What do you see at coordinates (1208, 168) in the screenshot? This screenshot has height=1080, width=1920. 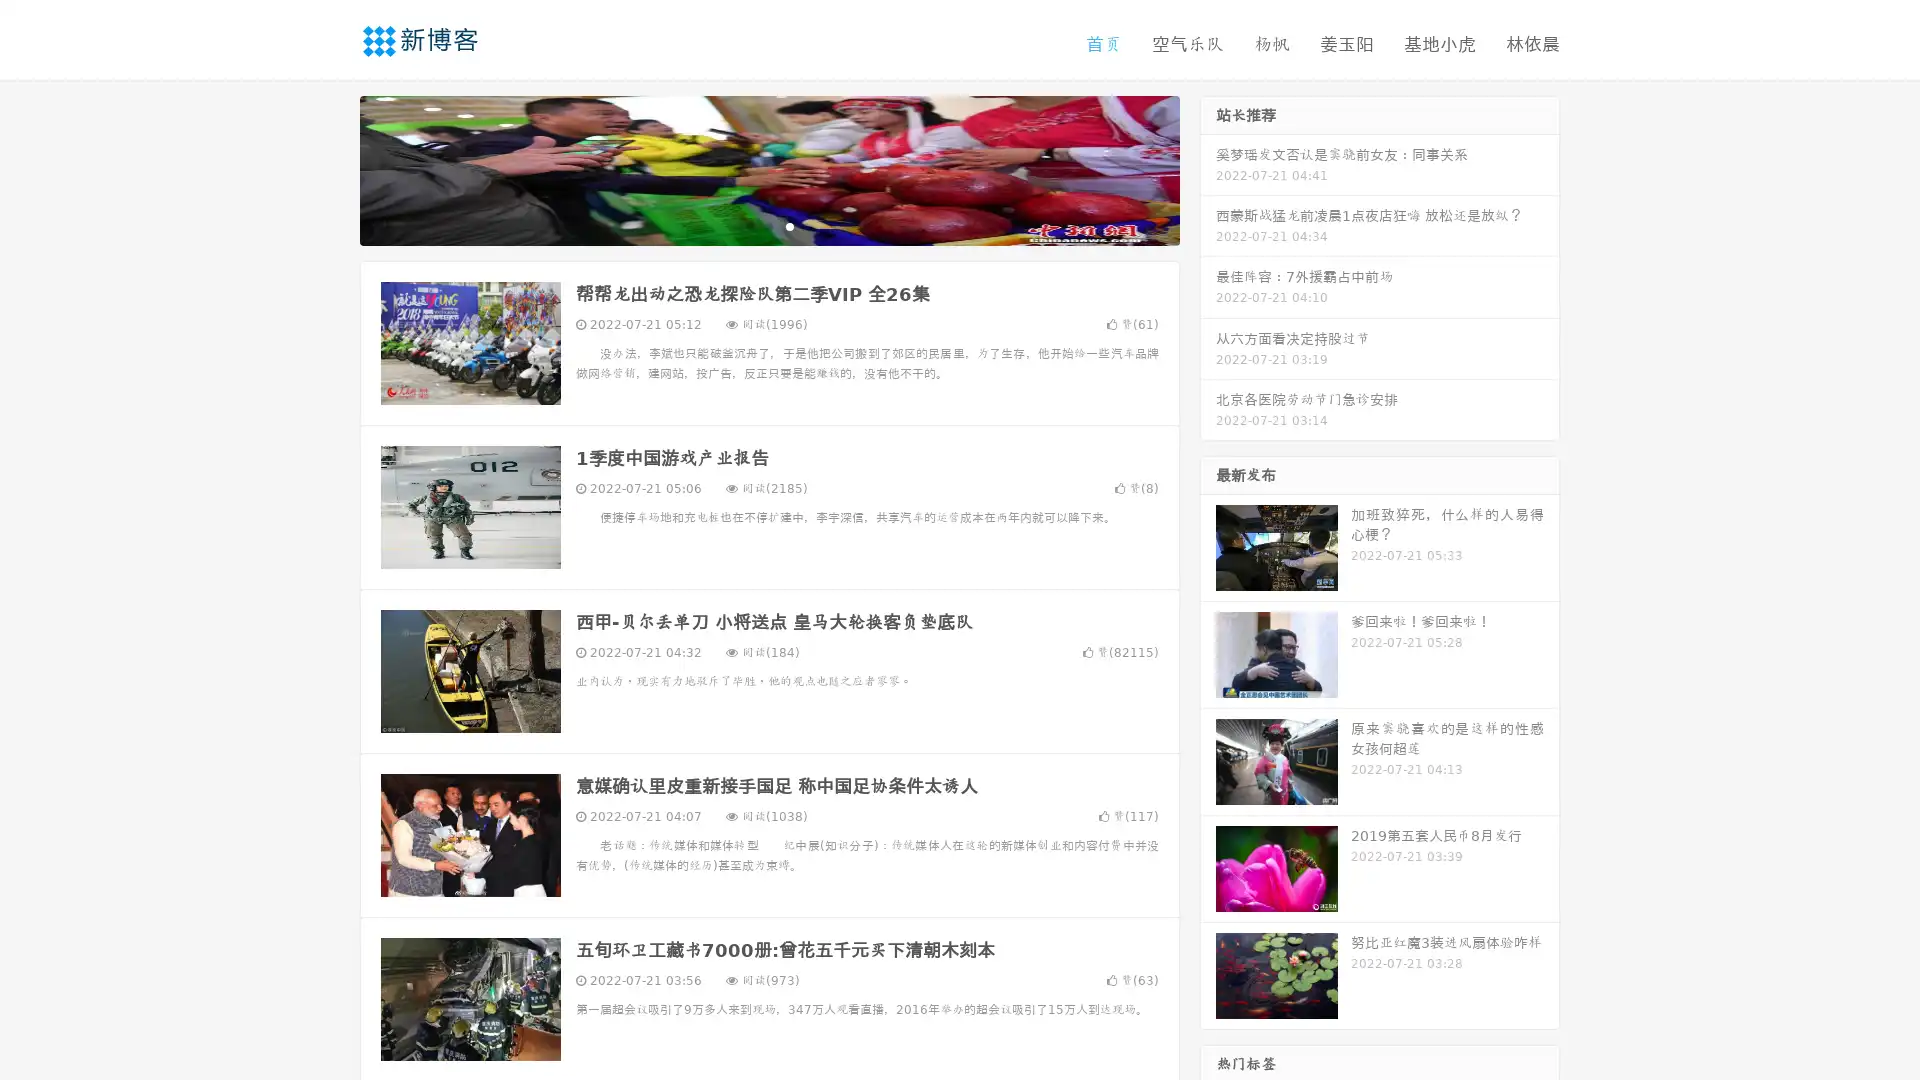 I see `Next slide` at bounding box center [1208, 168].